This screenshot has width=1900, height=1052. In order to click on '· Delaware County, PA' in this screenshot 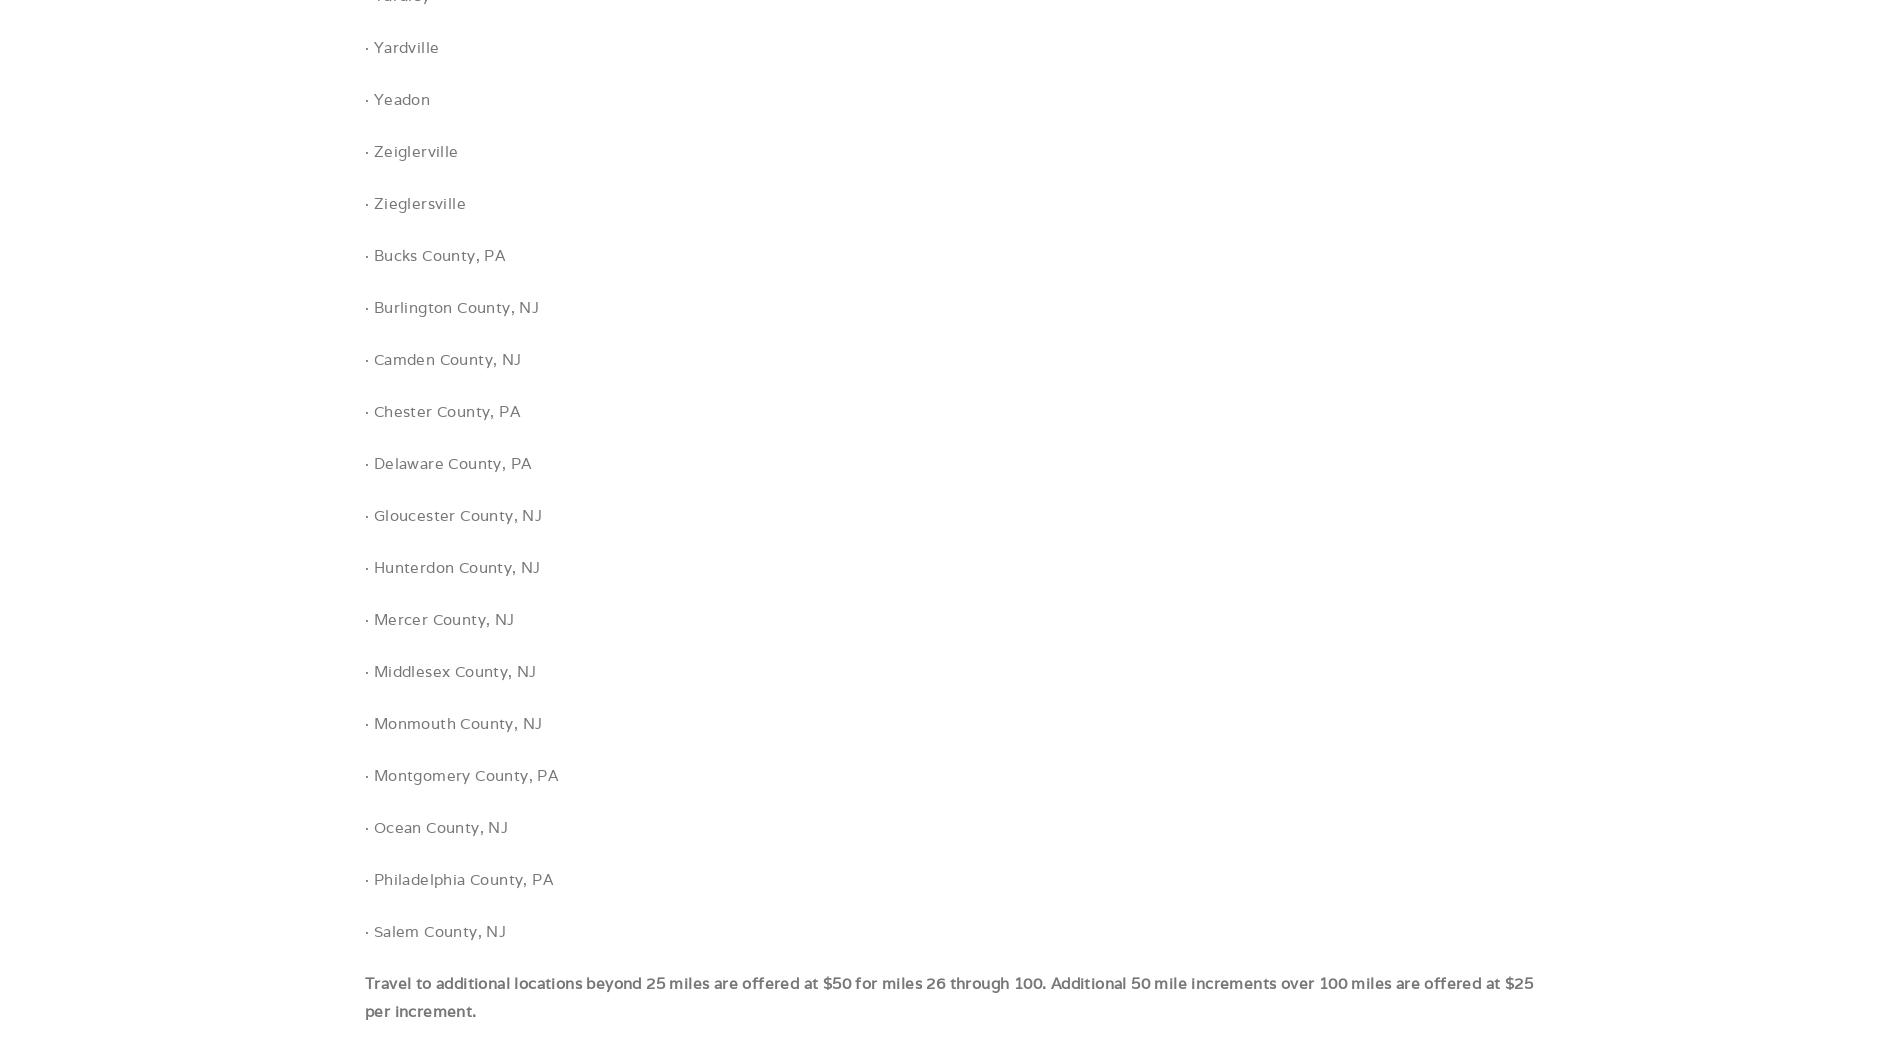, I will do `click(447, 463)`.